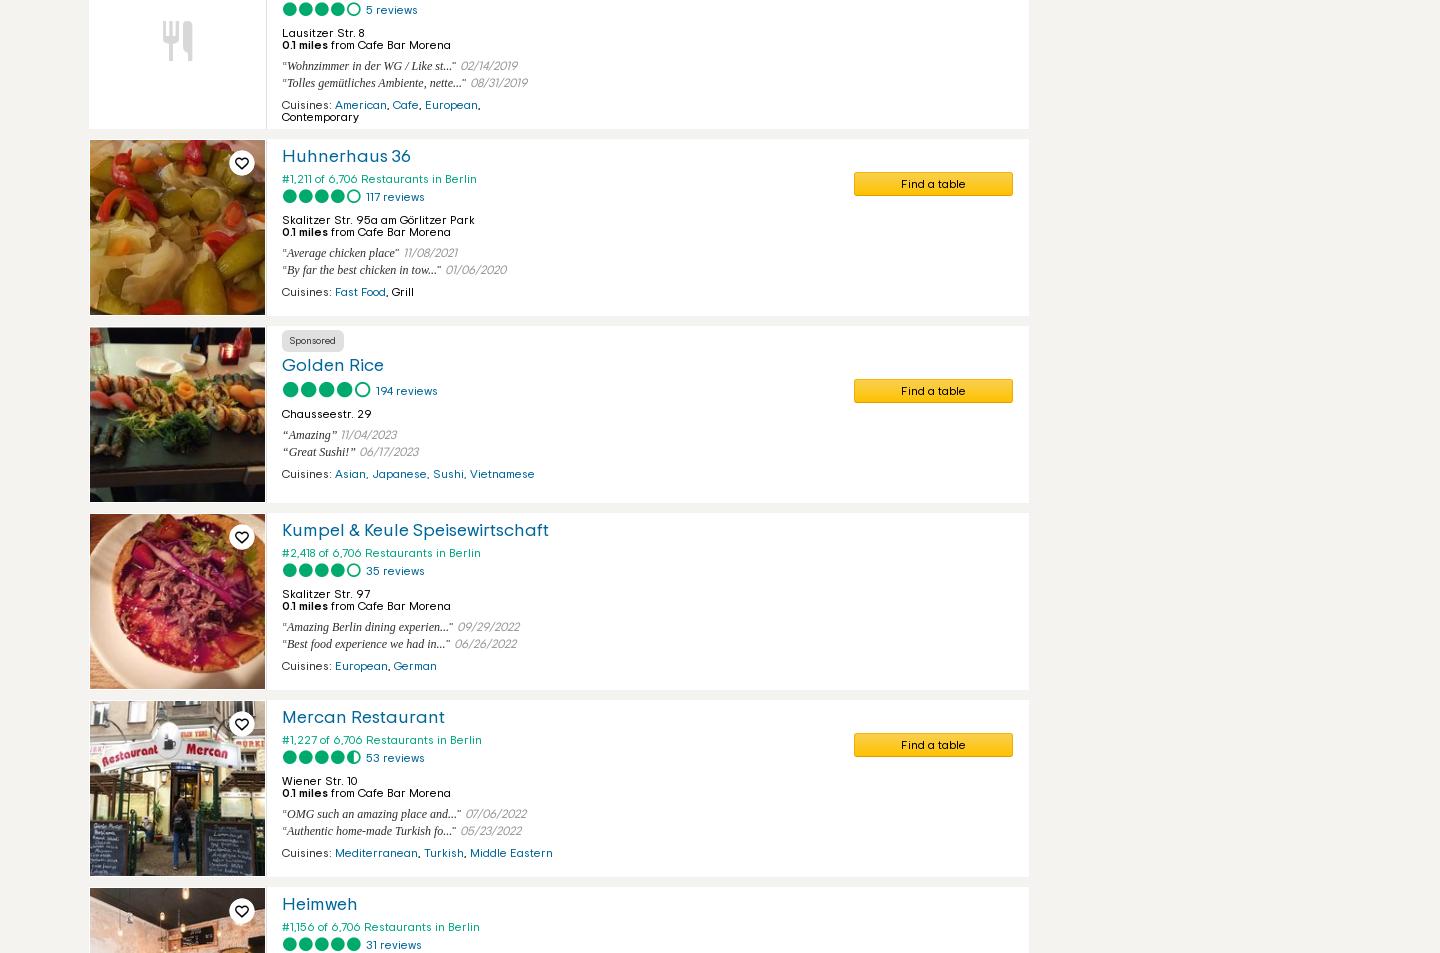  What do you see at coordinates (370, 813) in the screenshot?
I see `'OMG such an amazing place and...'` at bounding box center [370, 813].